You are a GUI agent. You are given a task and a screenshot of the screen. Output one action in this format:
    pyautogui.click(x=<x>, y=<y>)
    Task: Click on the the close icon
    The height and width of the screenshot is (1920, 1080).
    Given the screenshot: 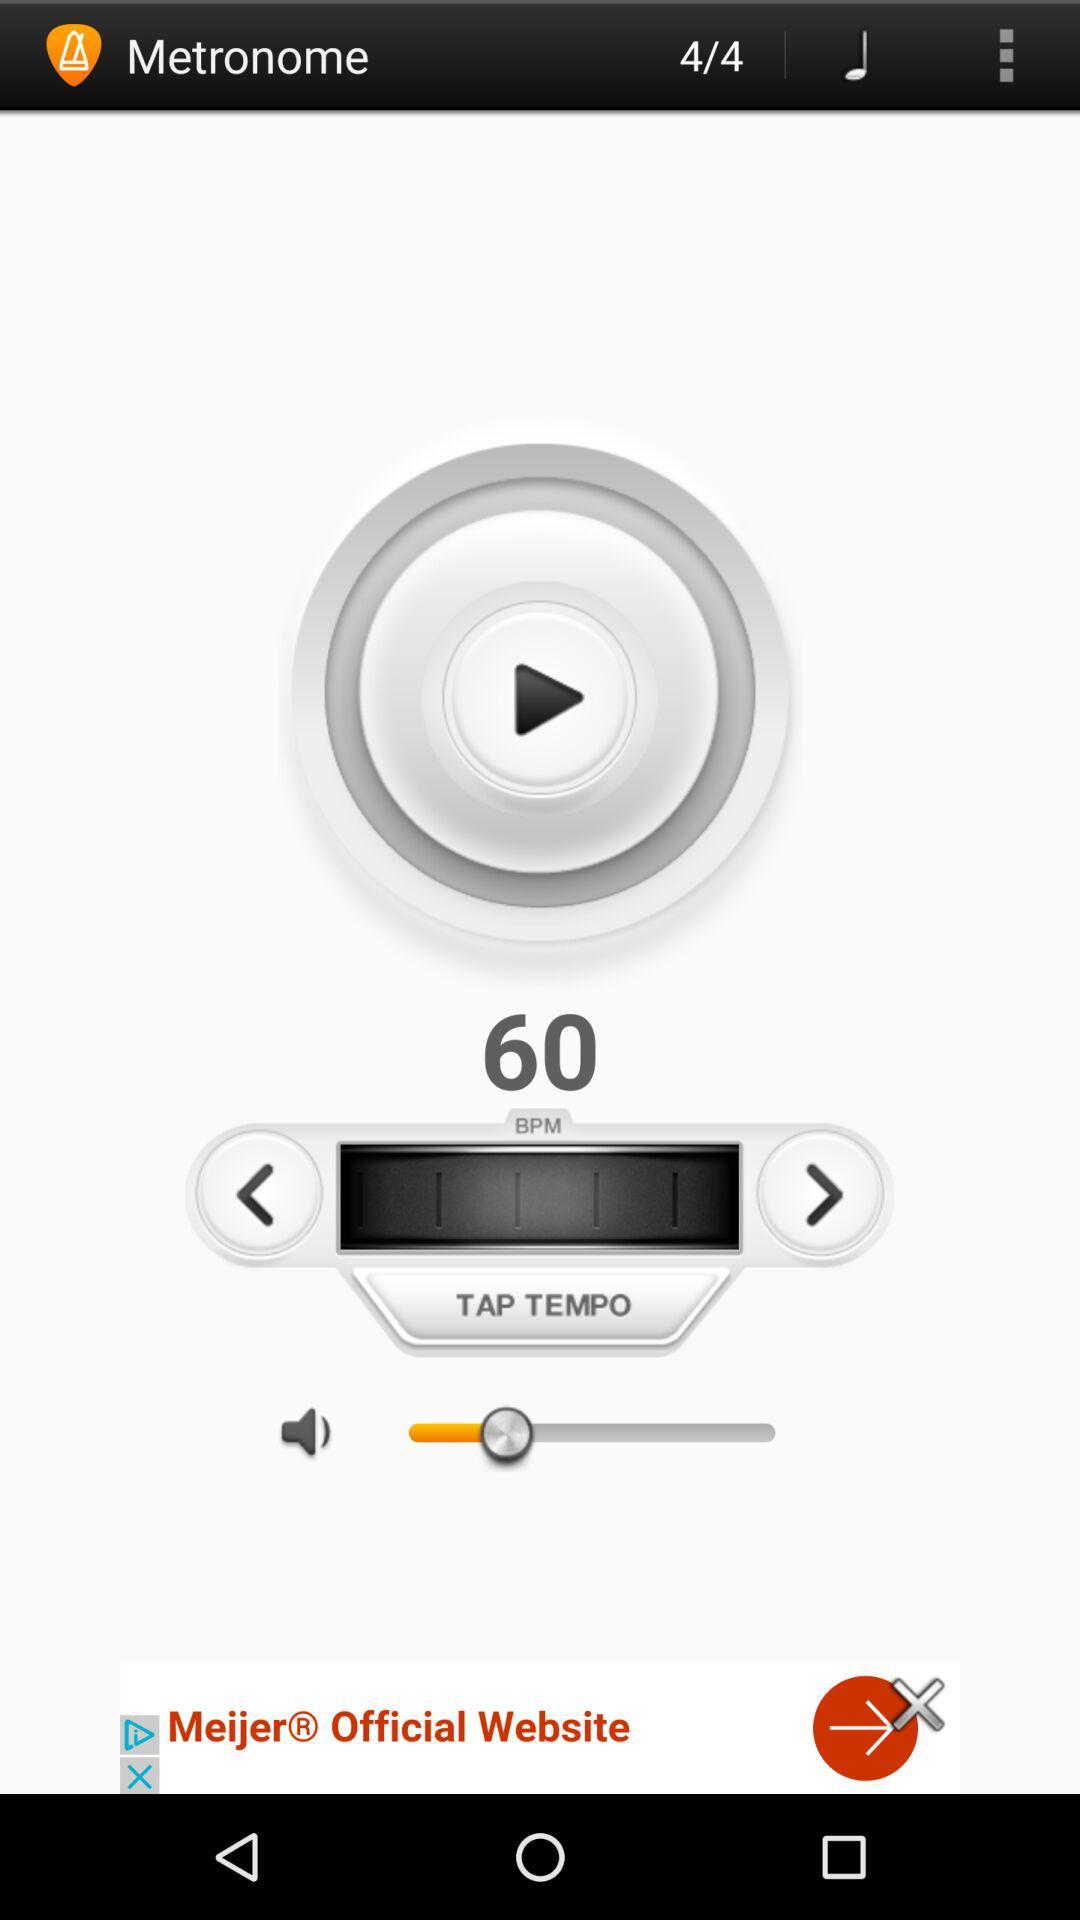 What is the action you would take?
    pyautogui.click(x=918, y=1824)
    